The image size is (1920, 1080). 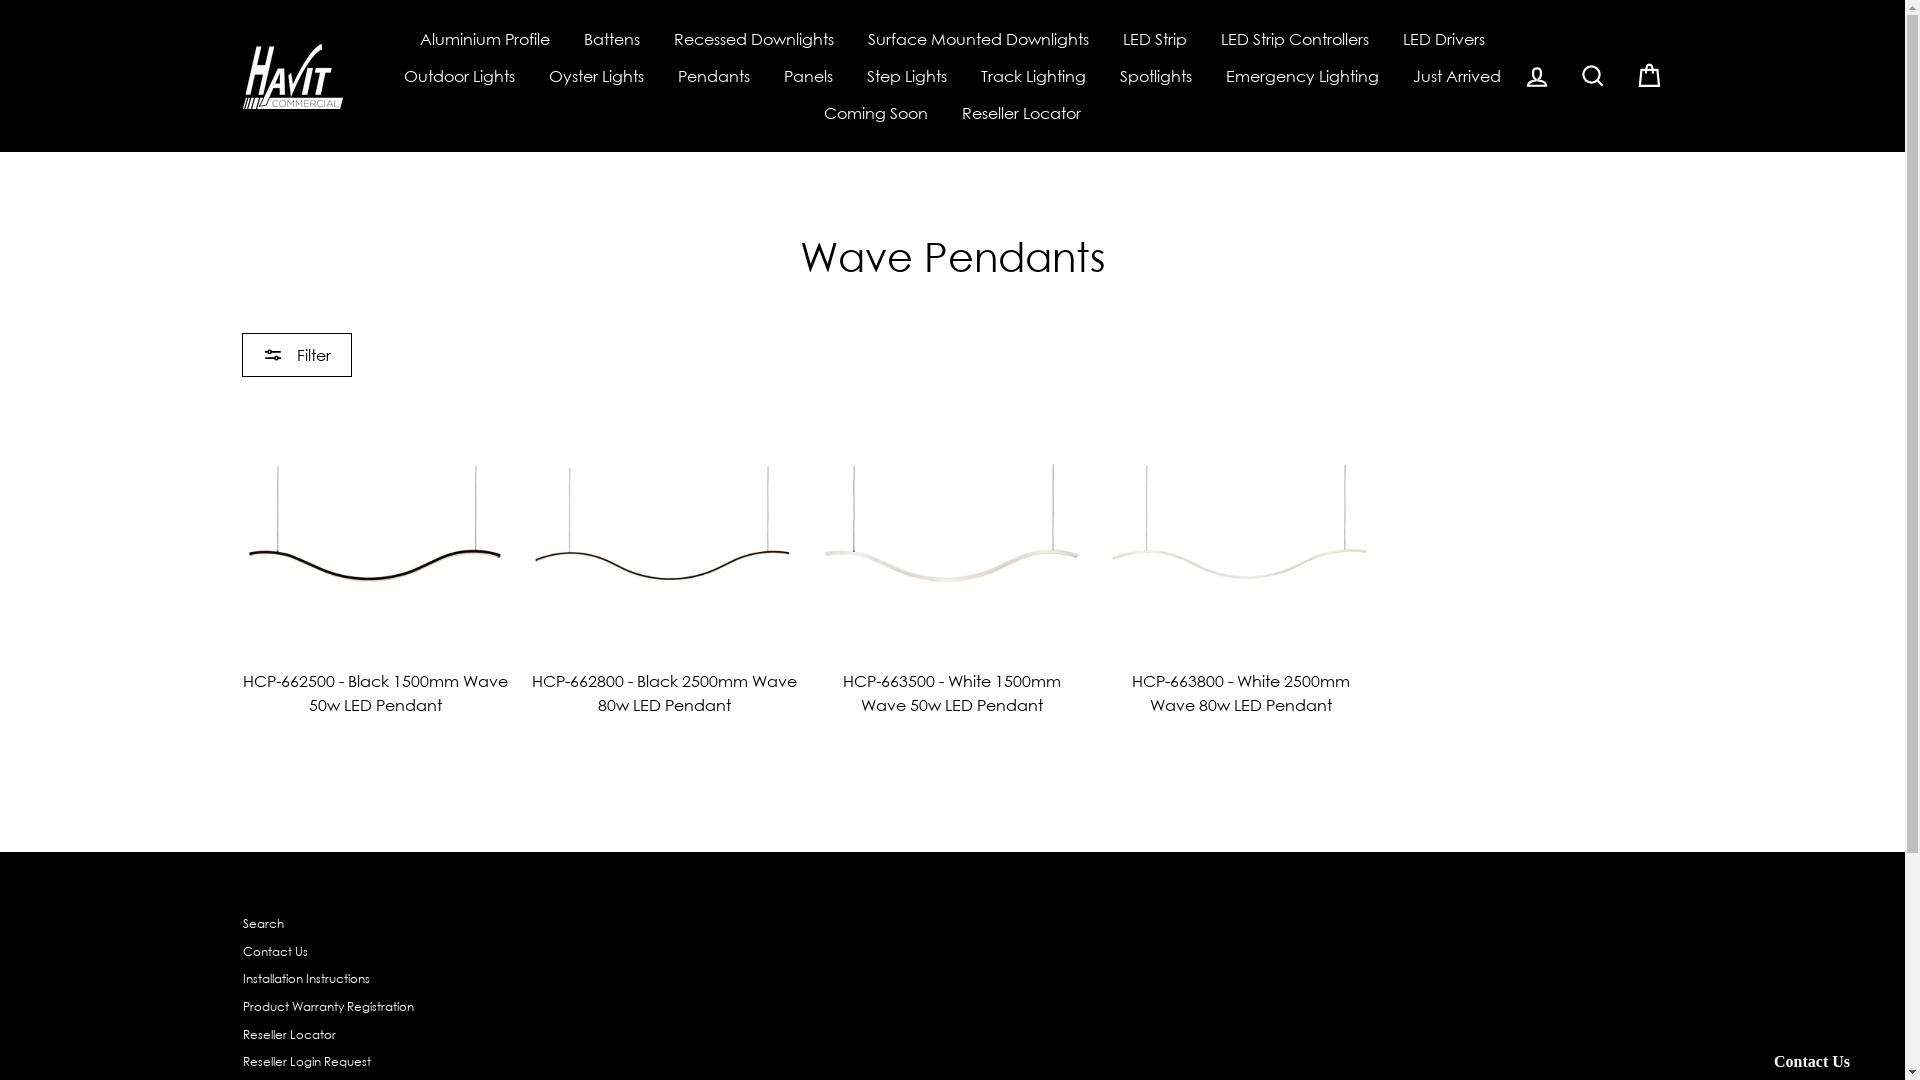 I want to click on 'LED Drivers', so click(x=1444, y=38).